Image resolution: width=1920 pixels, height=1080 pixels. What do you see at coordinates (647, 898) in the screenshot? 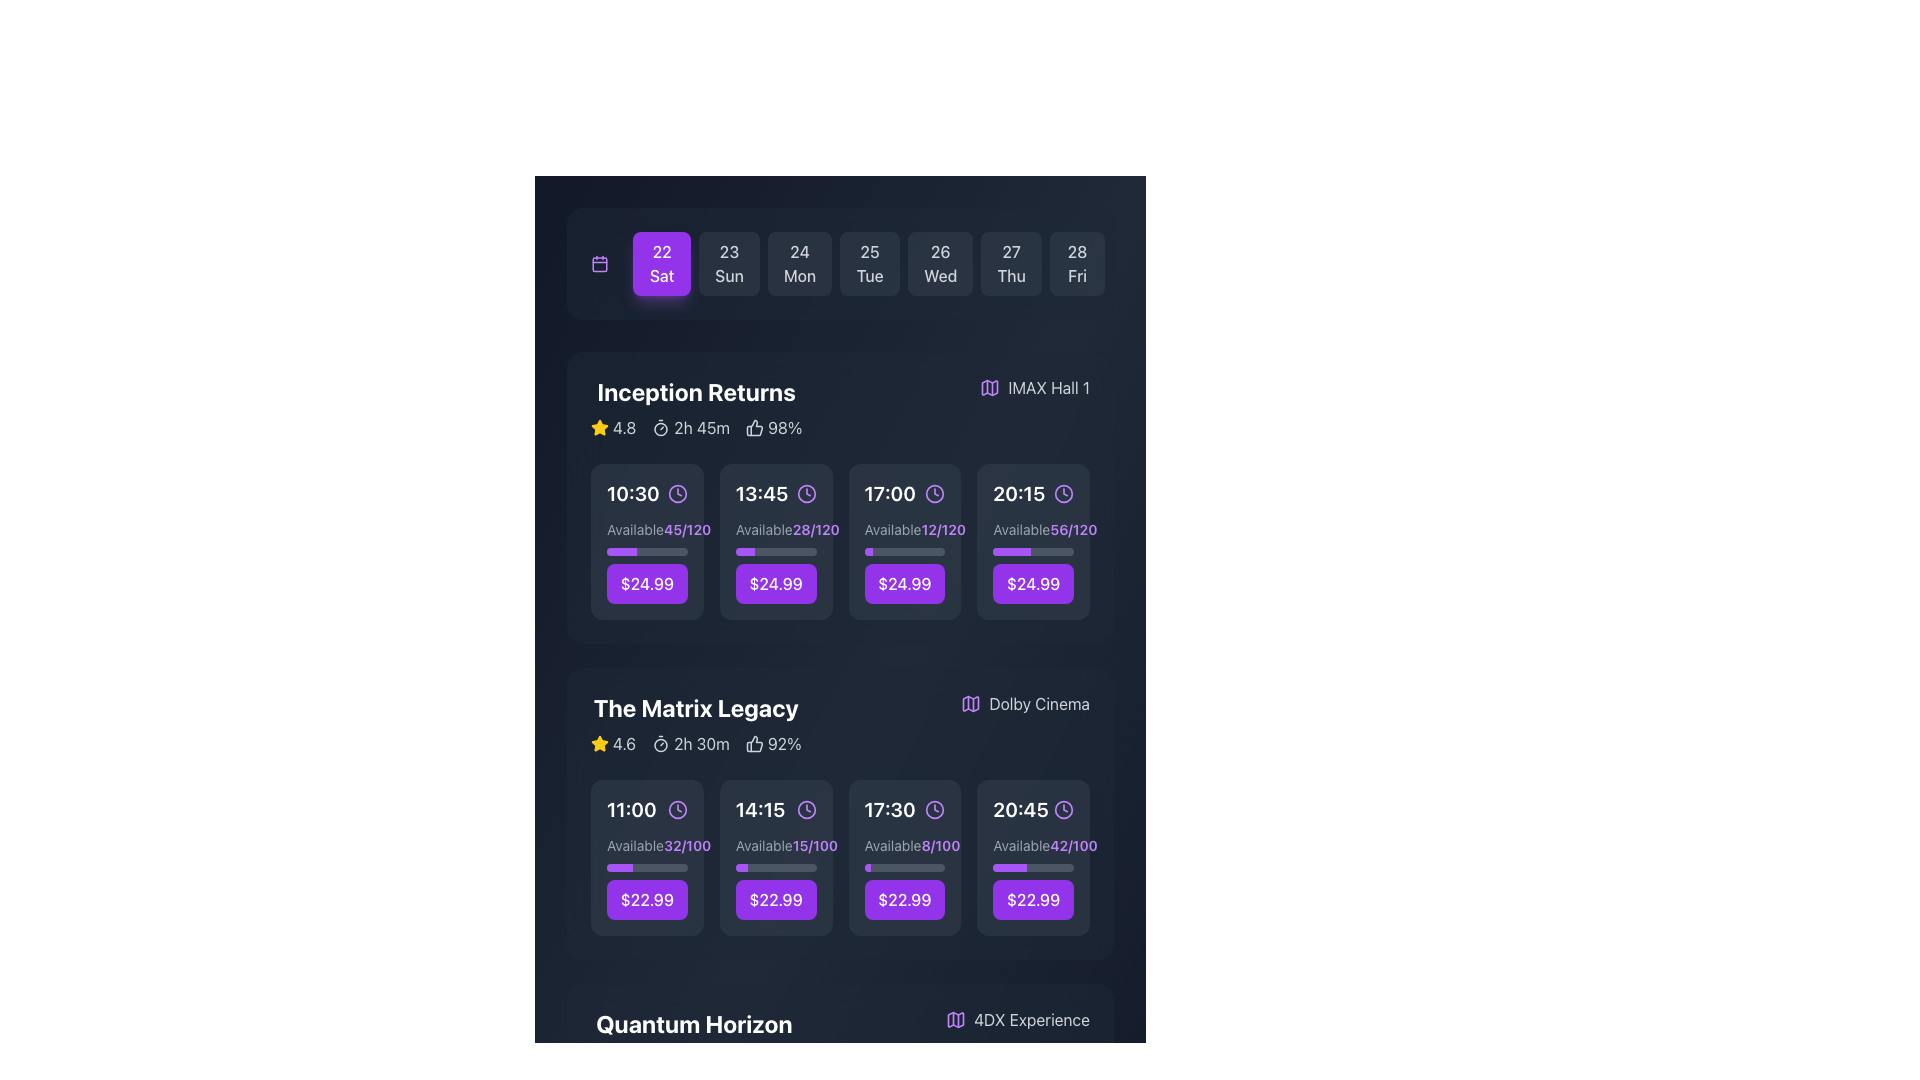
I see `the rectangular button displaying the price '$22.99' with a bold white font on a purple background, located in the 'The Matrix Legacy' section under the timing label '11:00'` at bounding box center [647, 898].